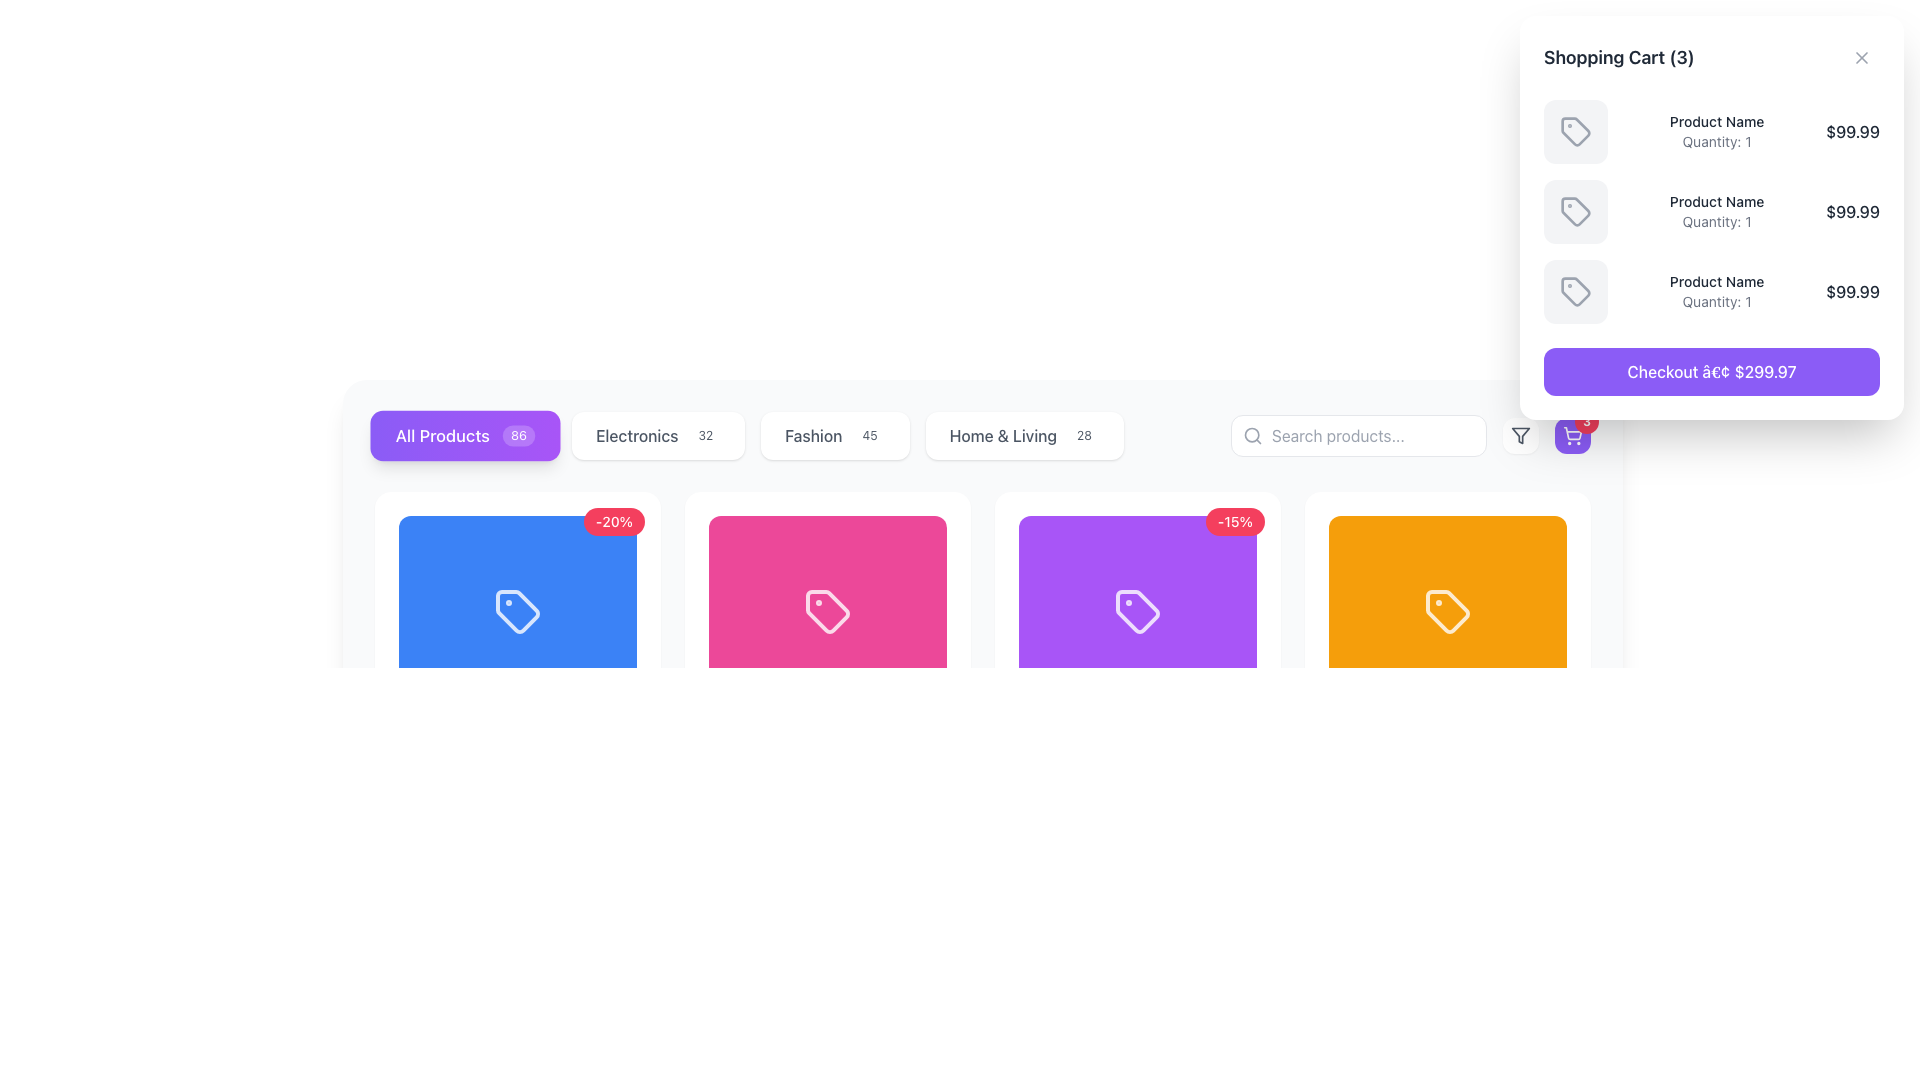 This screenshot has height=1080, width=1920. I want to click on the Notification badge located in the top-right corner of the cart icon, which has a violet background and displays the count of items or updates, so click(1586, 420).